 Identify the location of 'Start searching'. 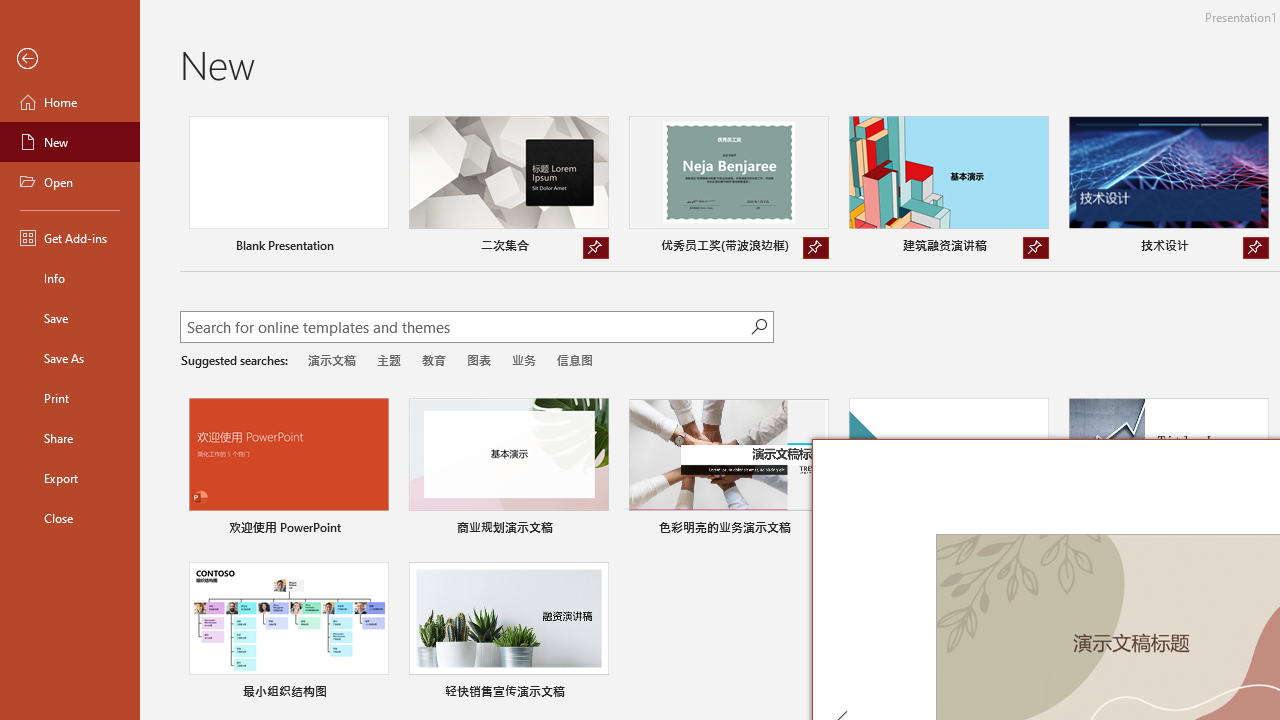
(758, 325).